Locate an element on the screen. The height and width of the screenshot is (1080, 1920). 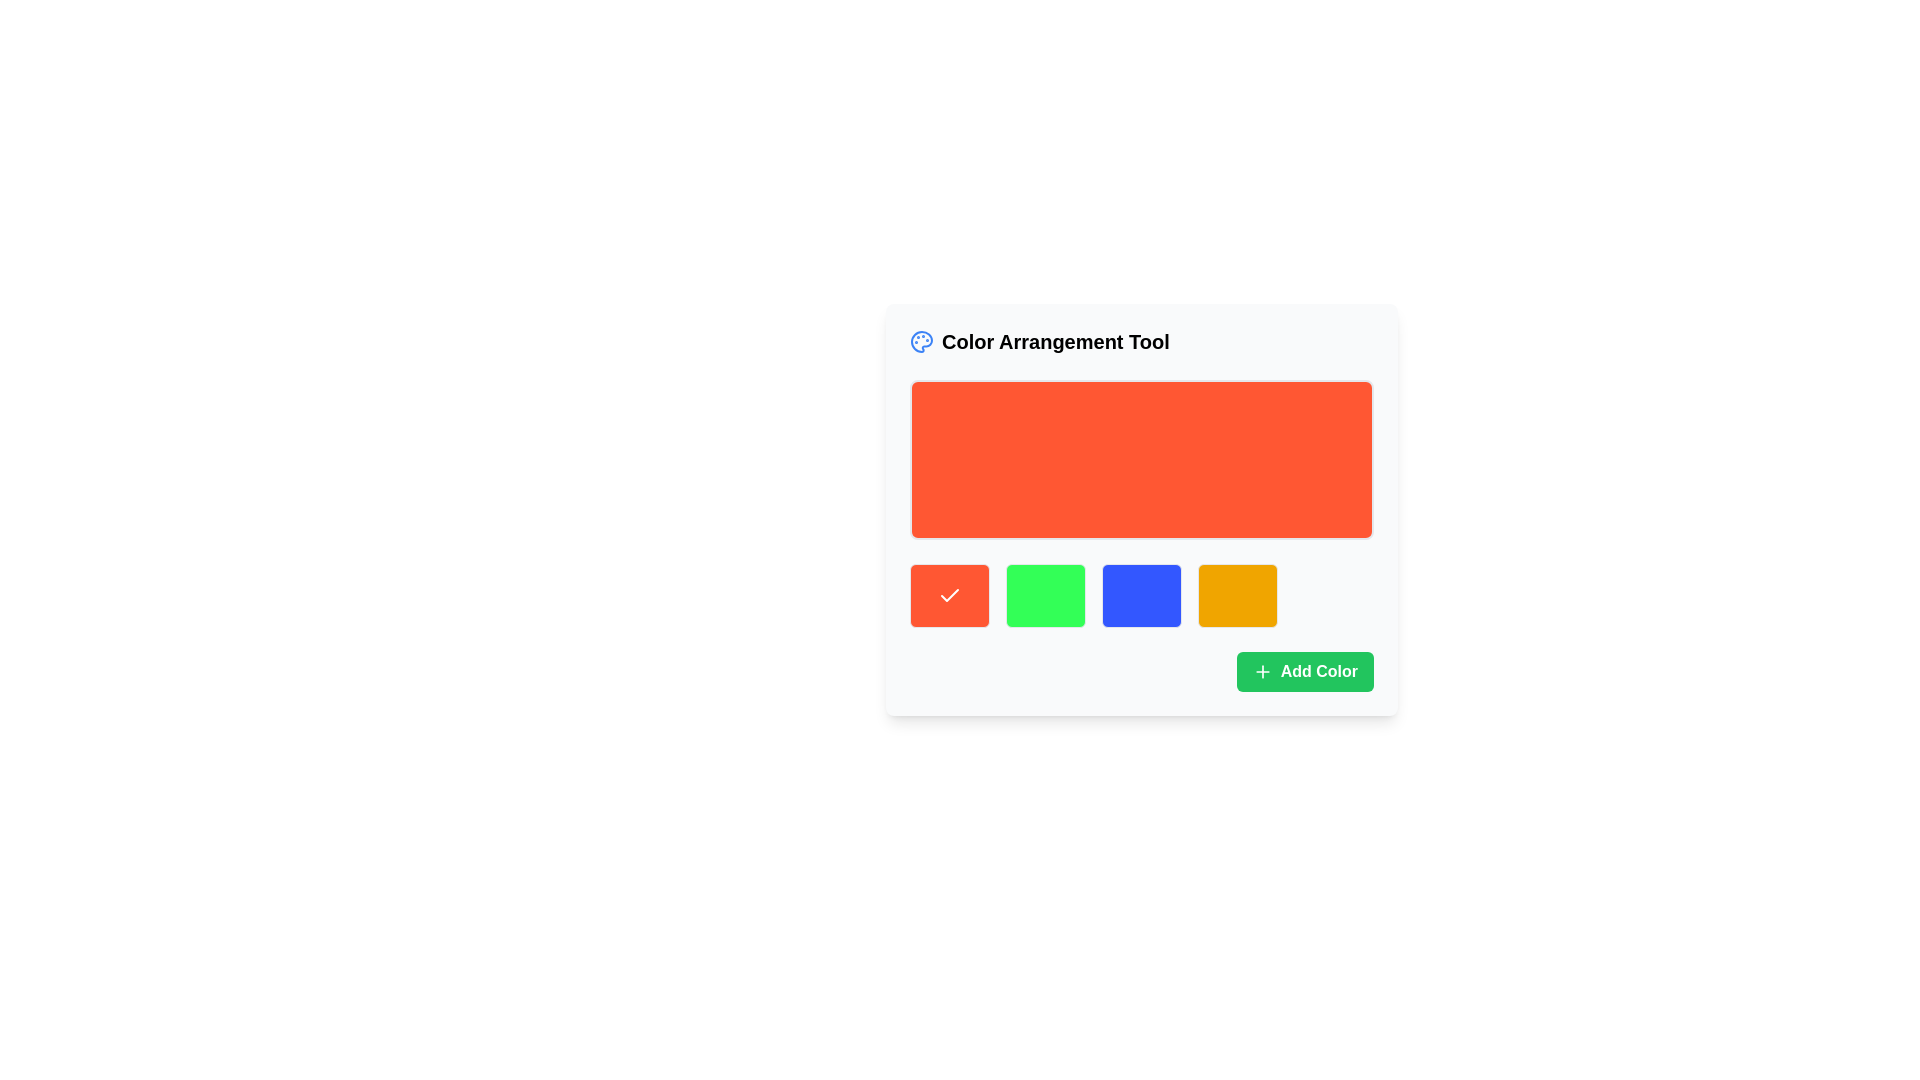
the third color selection box located below the main red rectangle in the color arrangement tool is located at coordinates (1142, 595).